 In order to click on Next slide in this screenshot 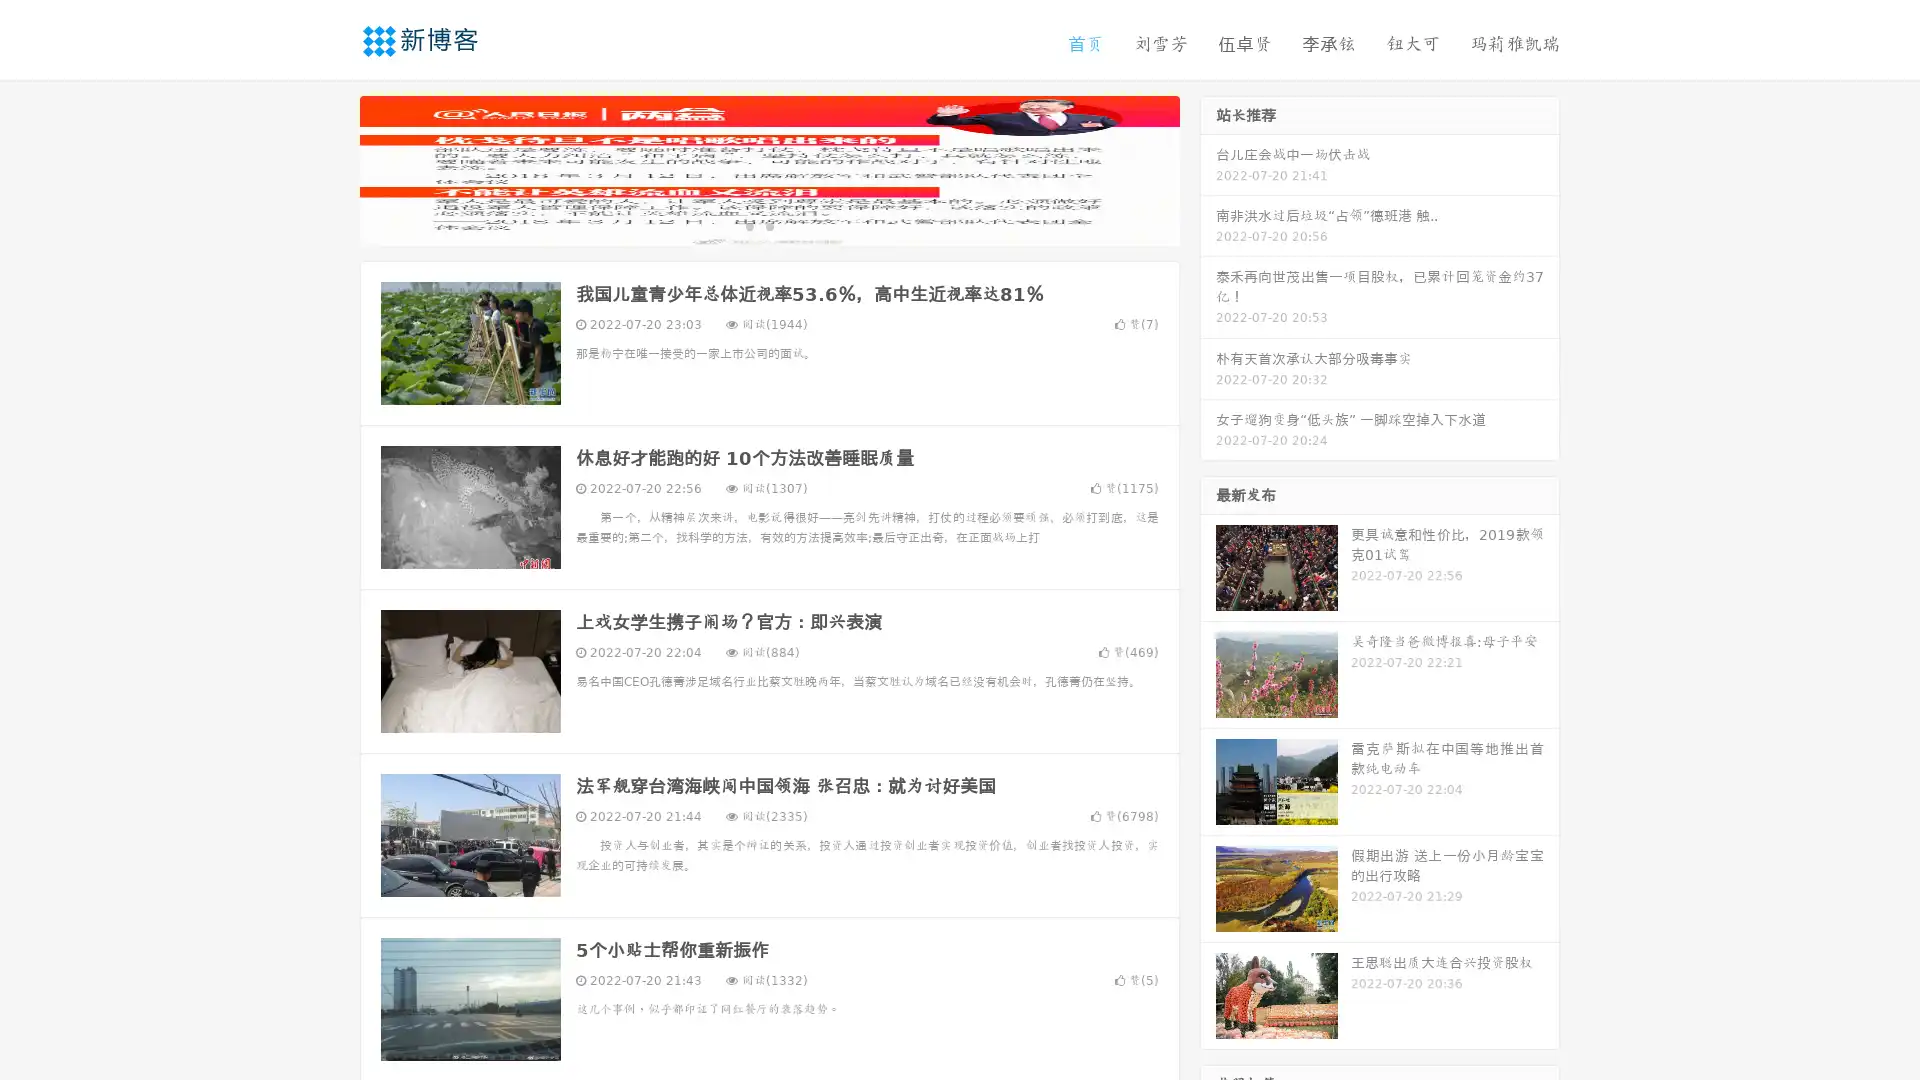, I will do `click(1208, 168)`.